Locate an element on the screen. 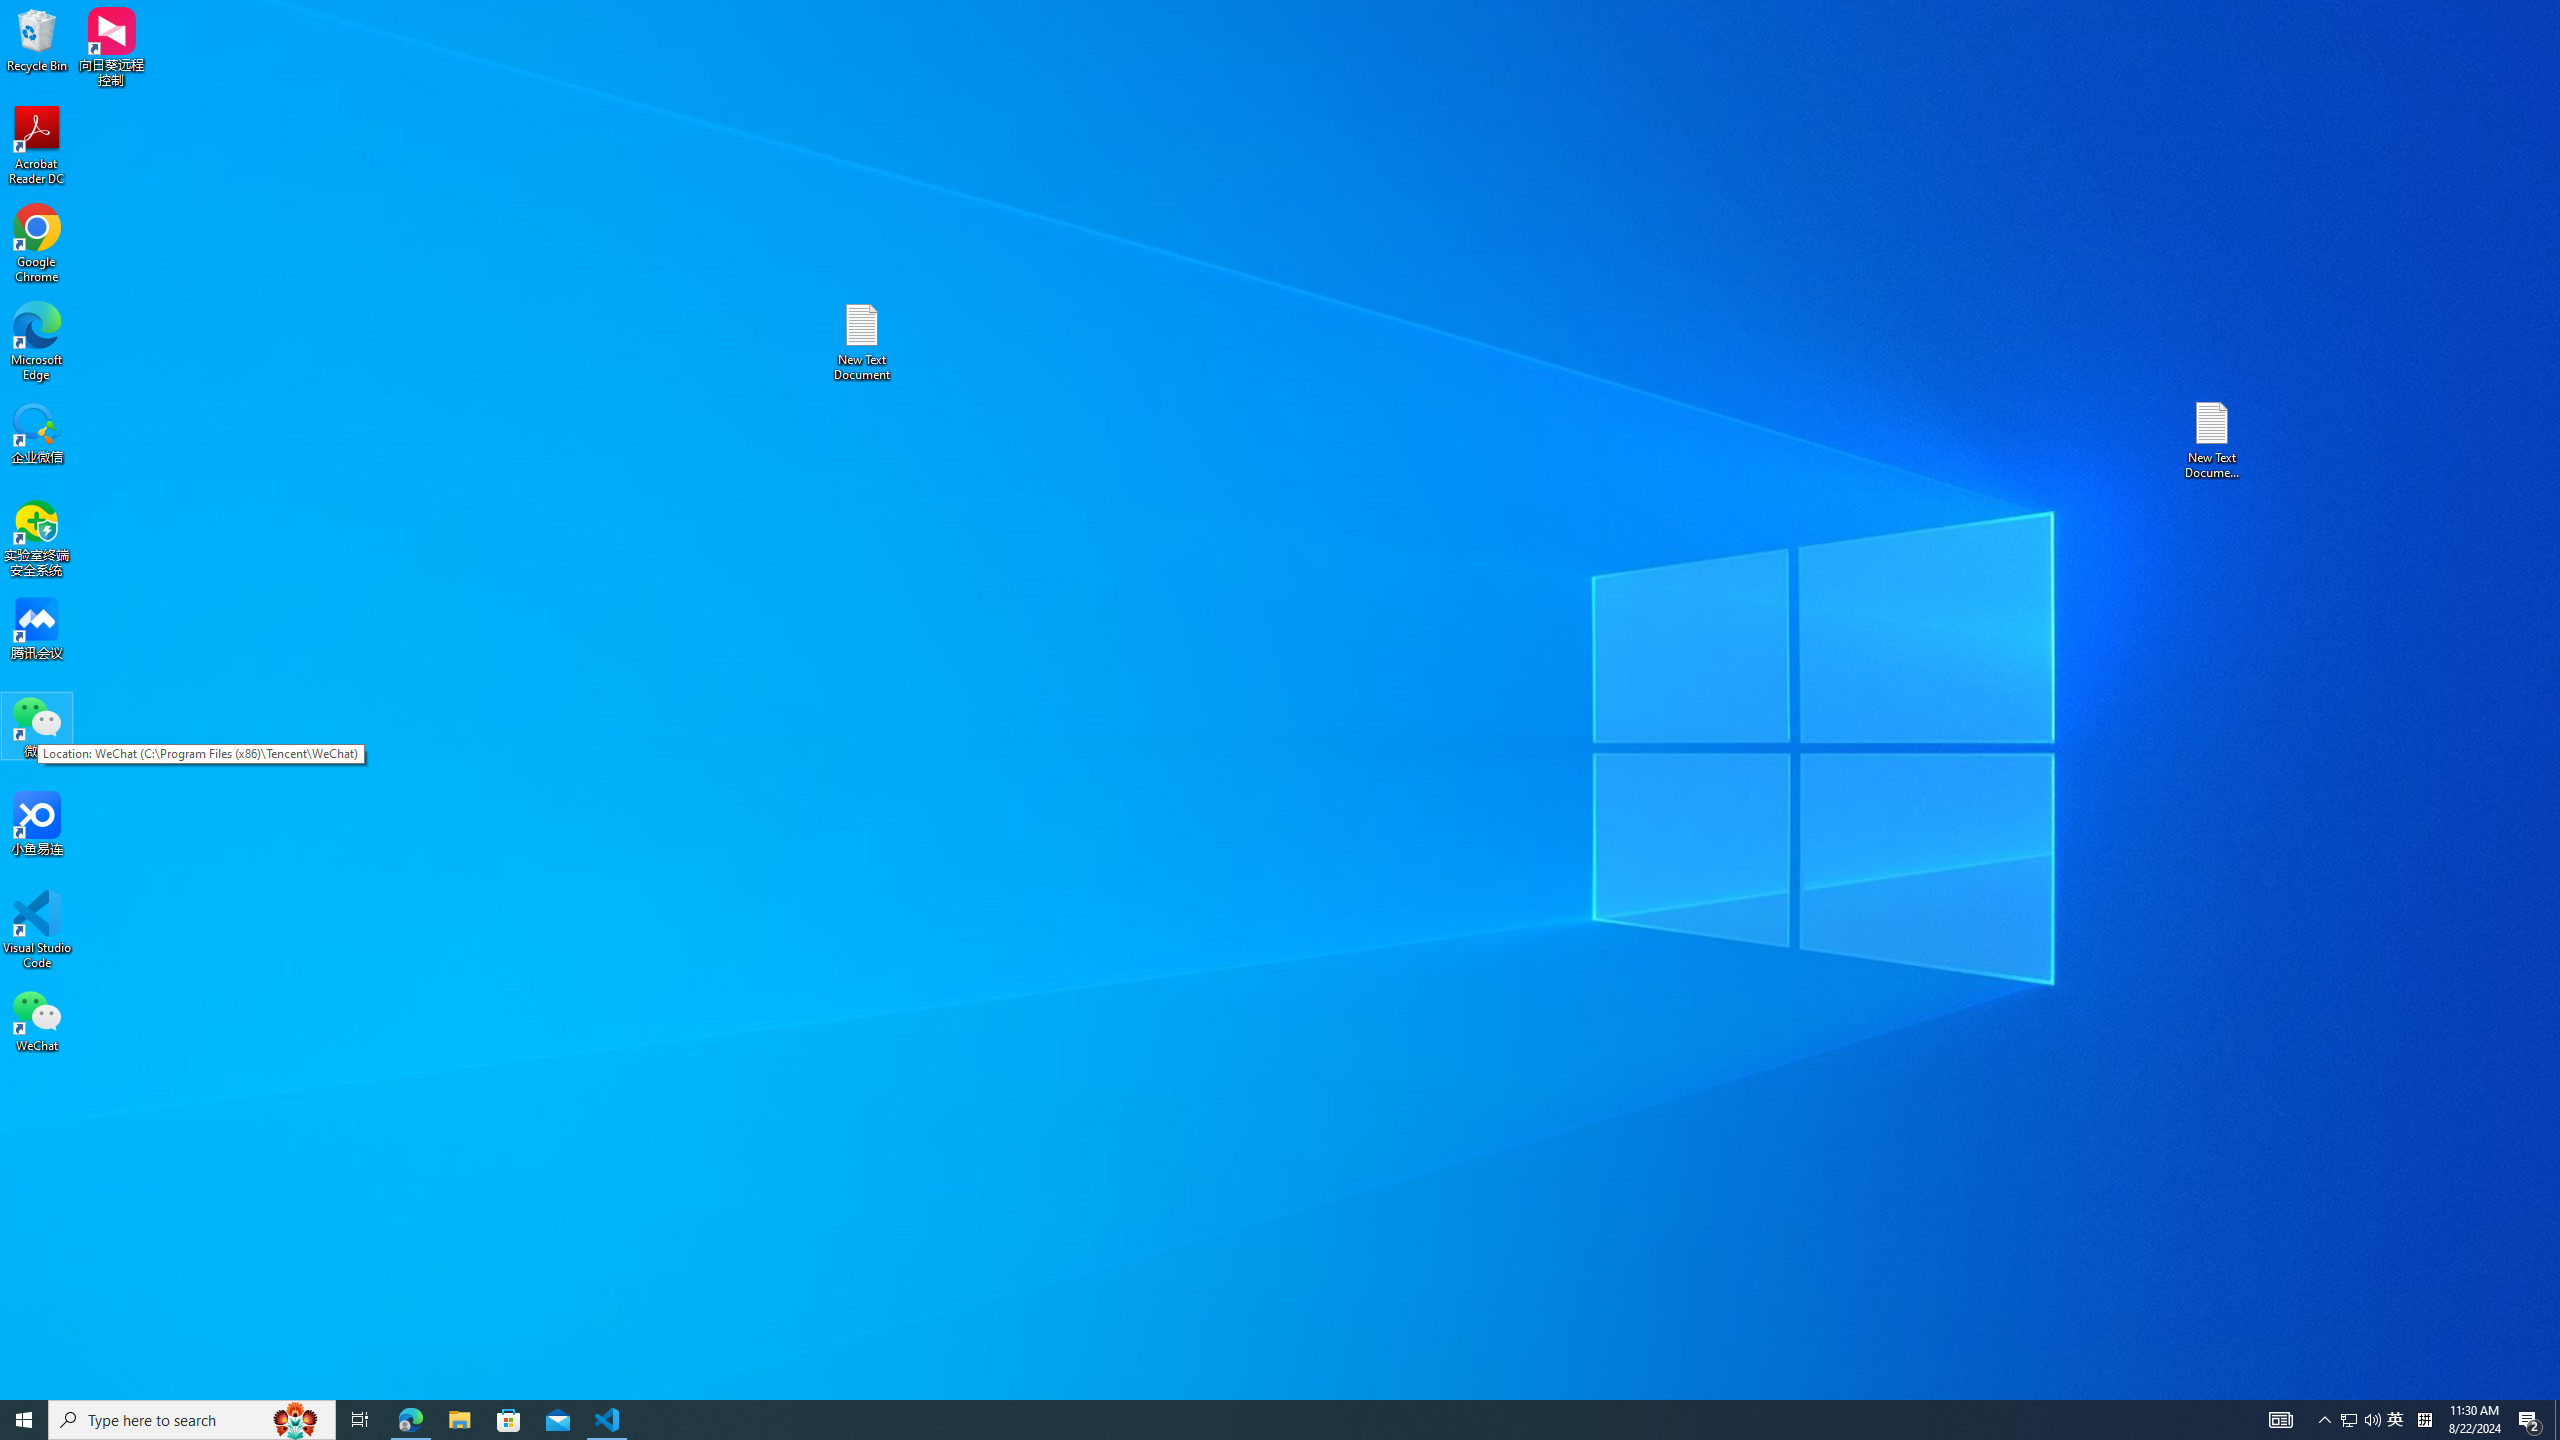  'AutomationID: 4105' is located at coordinates (2279, 1418).